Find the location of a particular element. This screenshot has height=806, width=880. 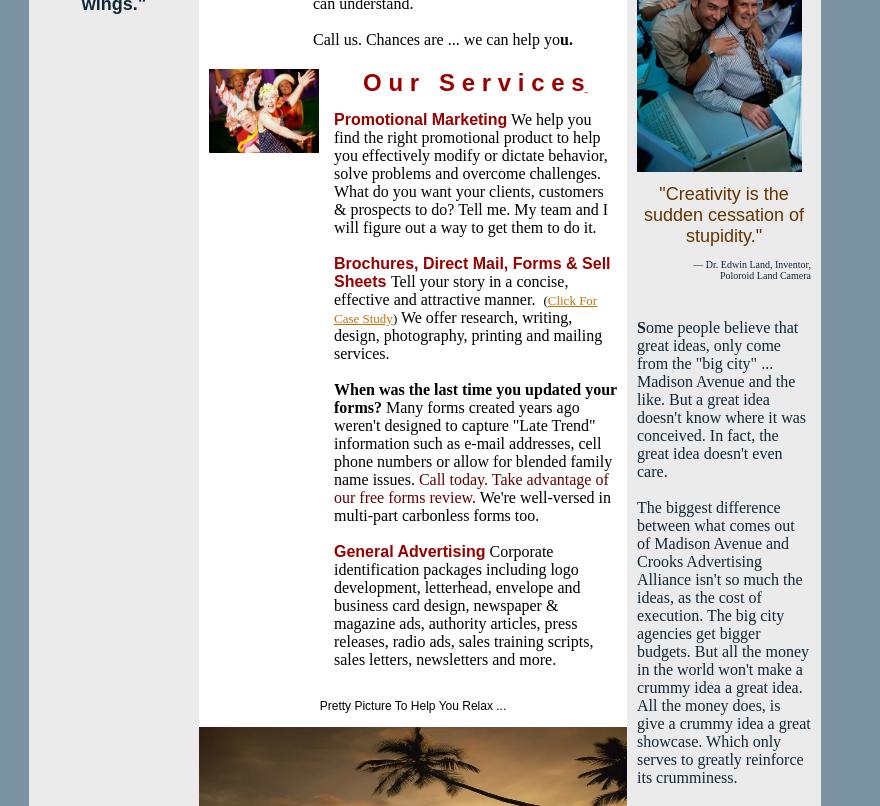

'u.' is located at coordinates (566, 39).